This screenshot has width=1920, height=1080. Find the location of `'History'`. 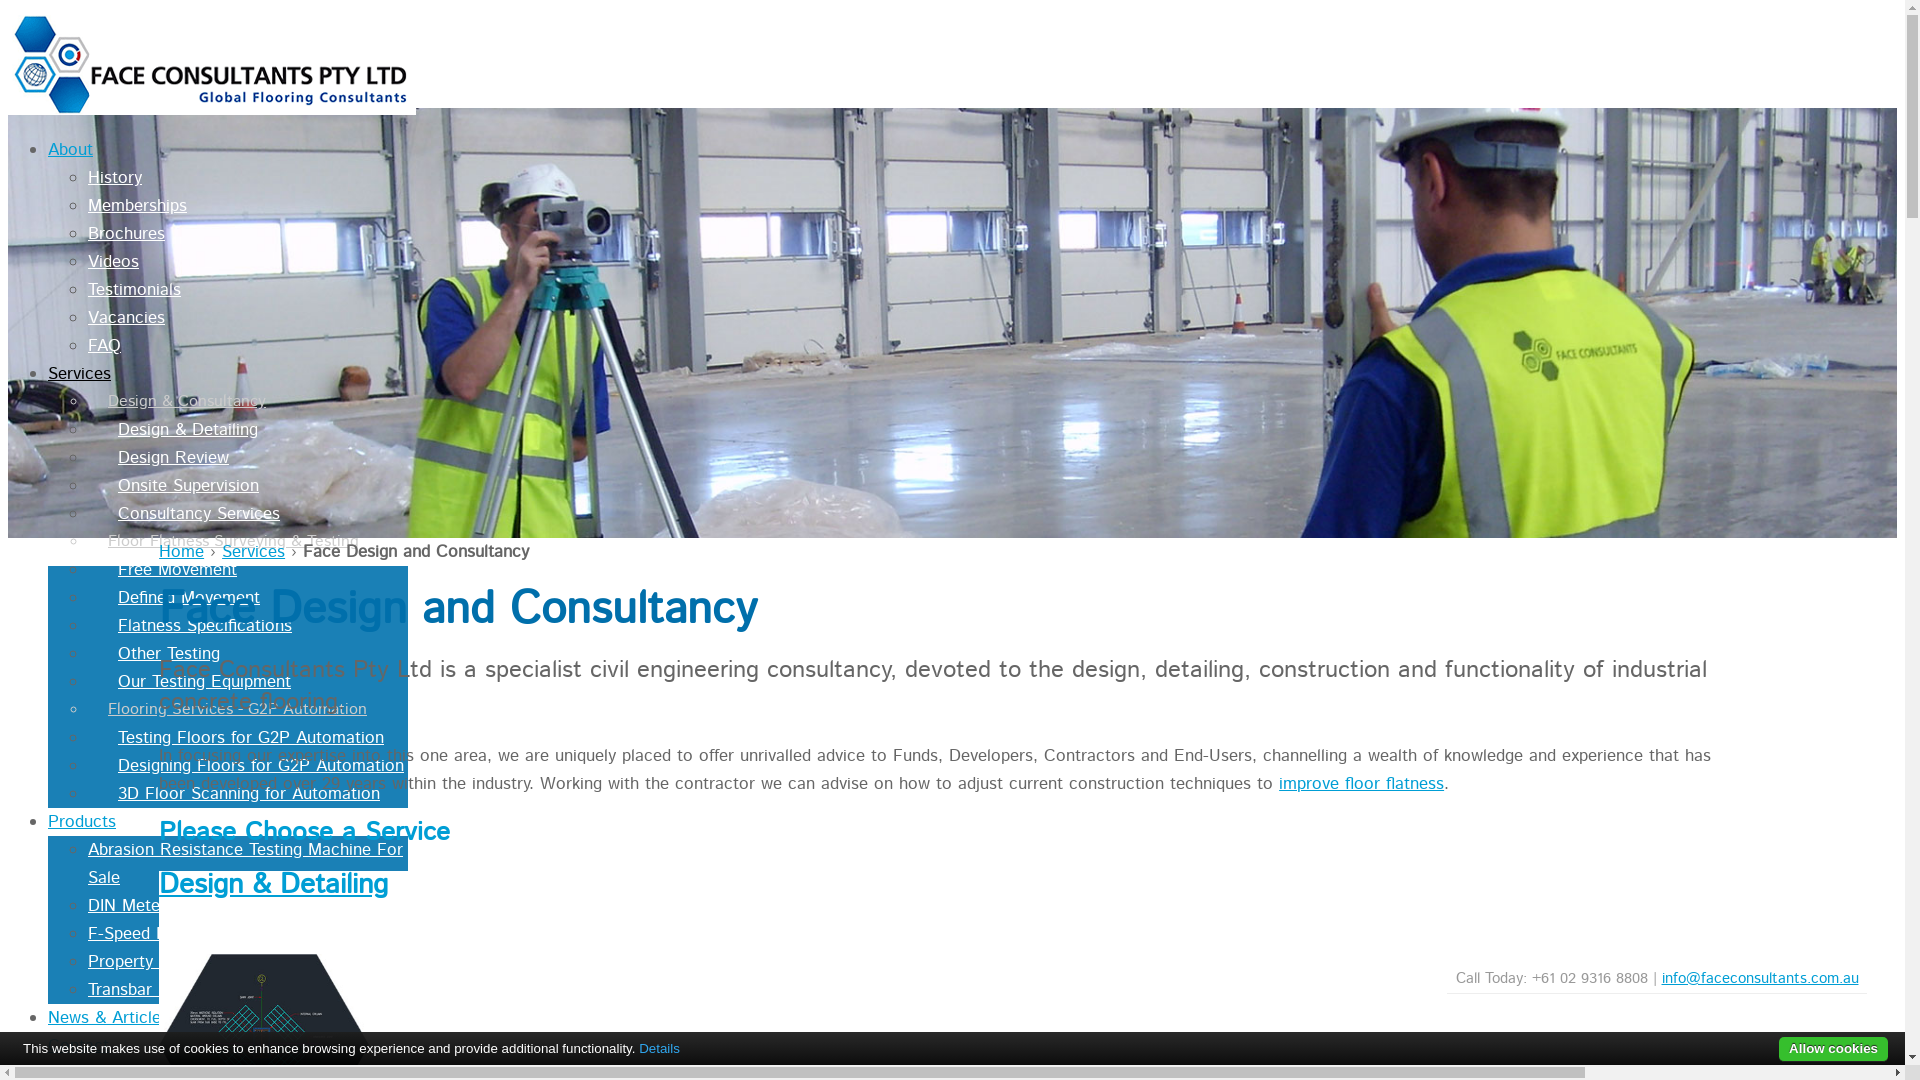

'History' is located at coordinates (86, 176).